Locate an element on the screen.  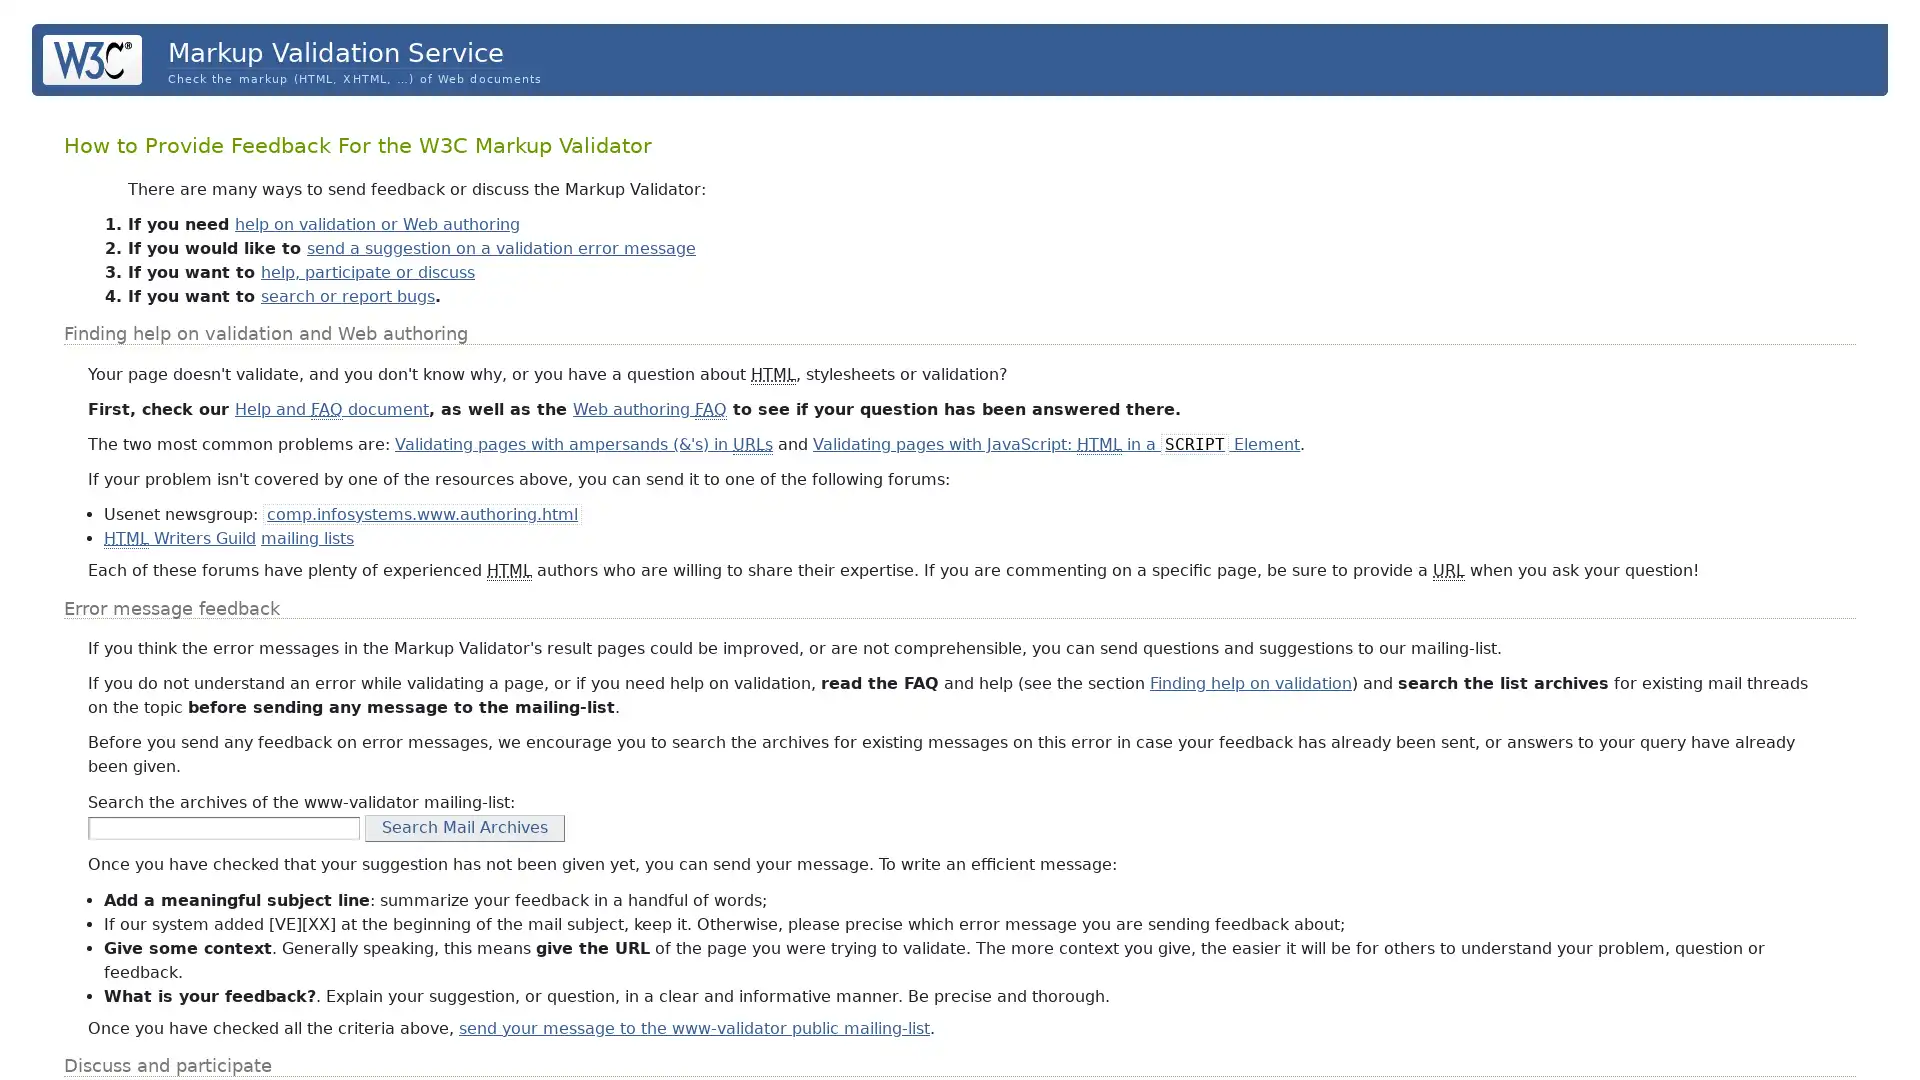
Search Mail Archives is located at coordinates (463, 828).